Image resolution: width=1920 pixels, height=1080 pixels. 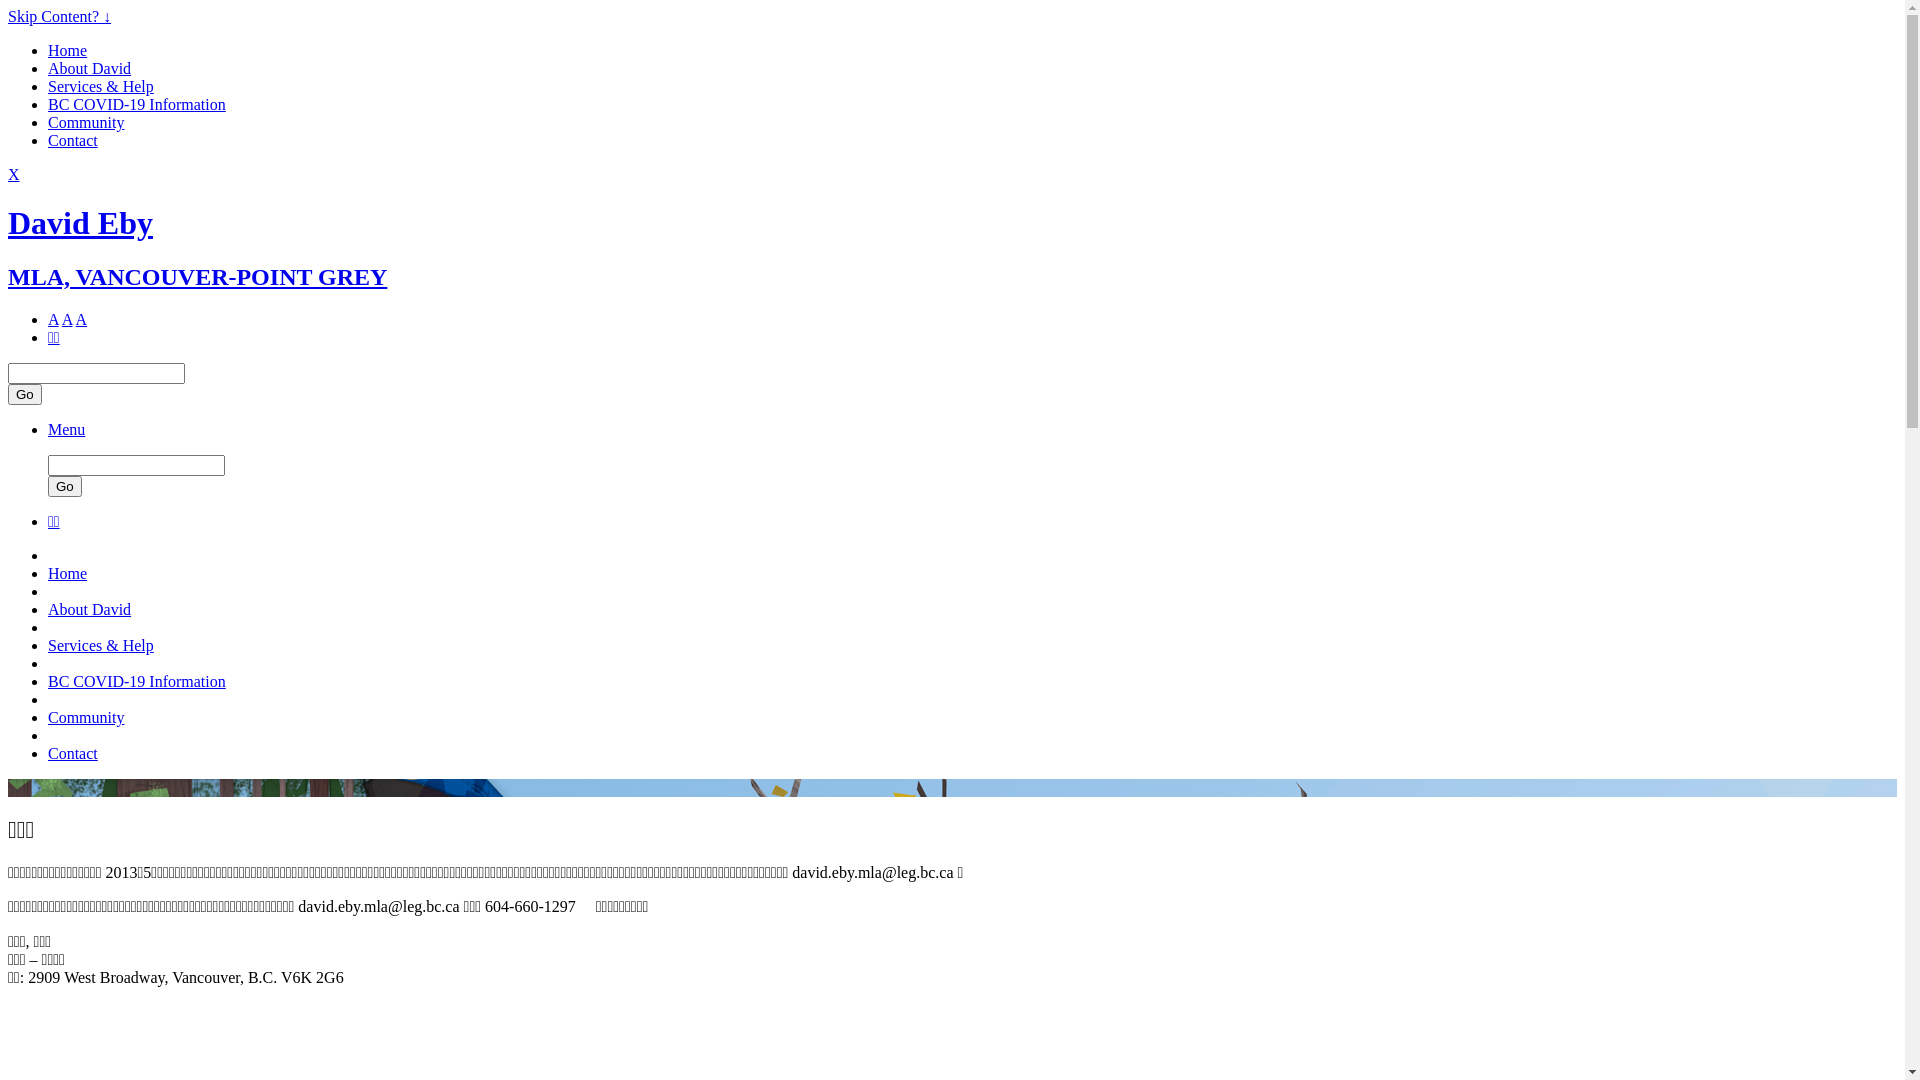 What do you see at coordinates (62, 318) in the screenshot?
I see `'A'` at bounding box center [62, 318].